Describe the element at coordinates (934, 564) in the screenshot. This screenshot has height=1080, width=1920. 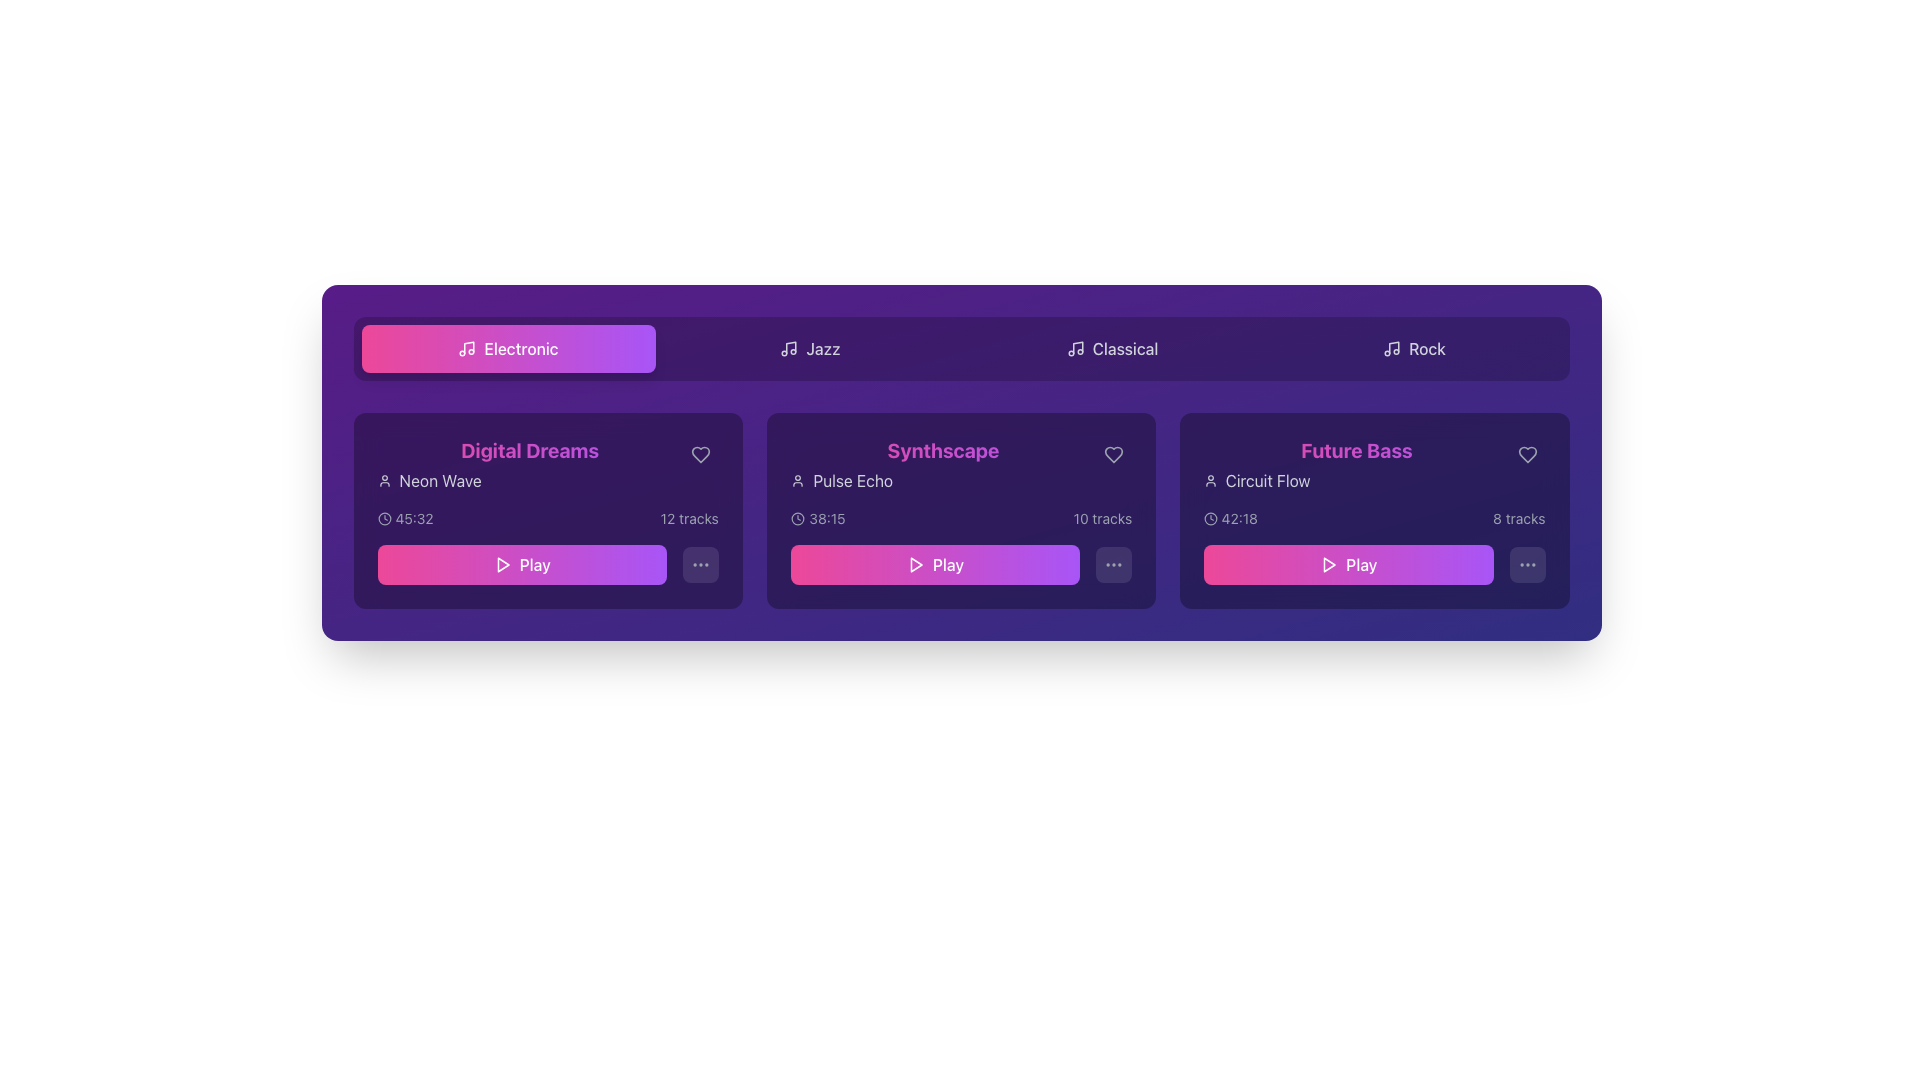
I see `the 'Play' button located at the bottom center of the 'Synthscape' panel, which features a pink to purple gradient background and a play icon with white text` at that location.